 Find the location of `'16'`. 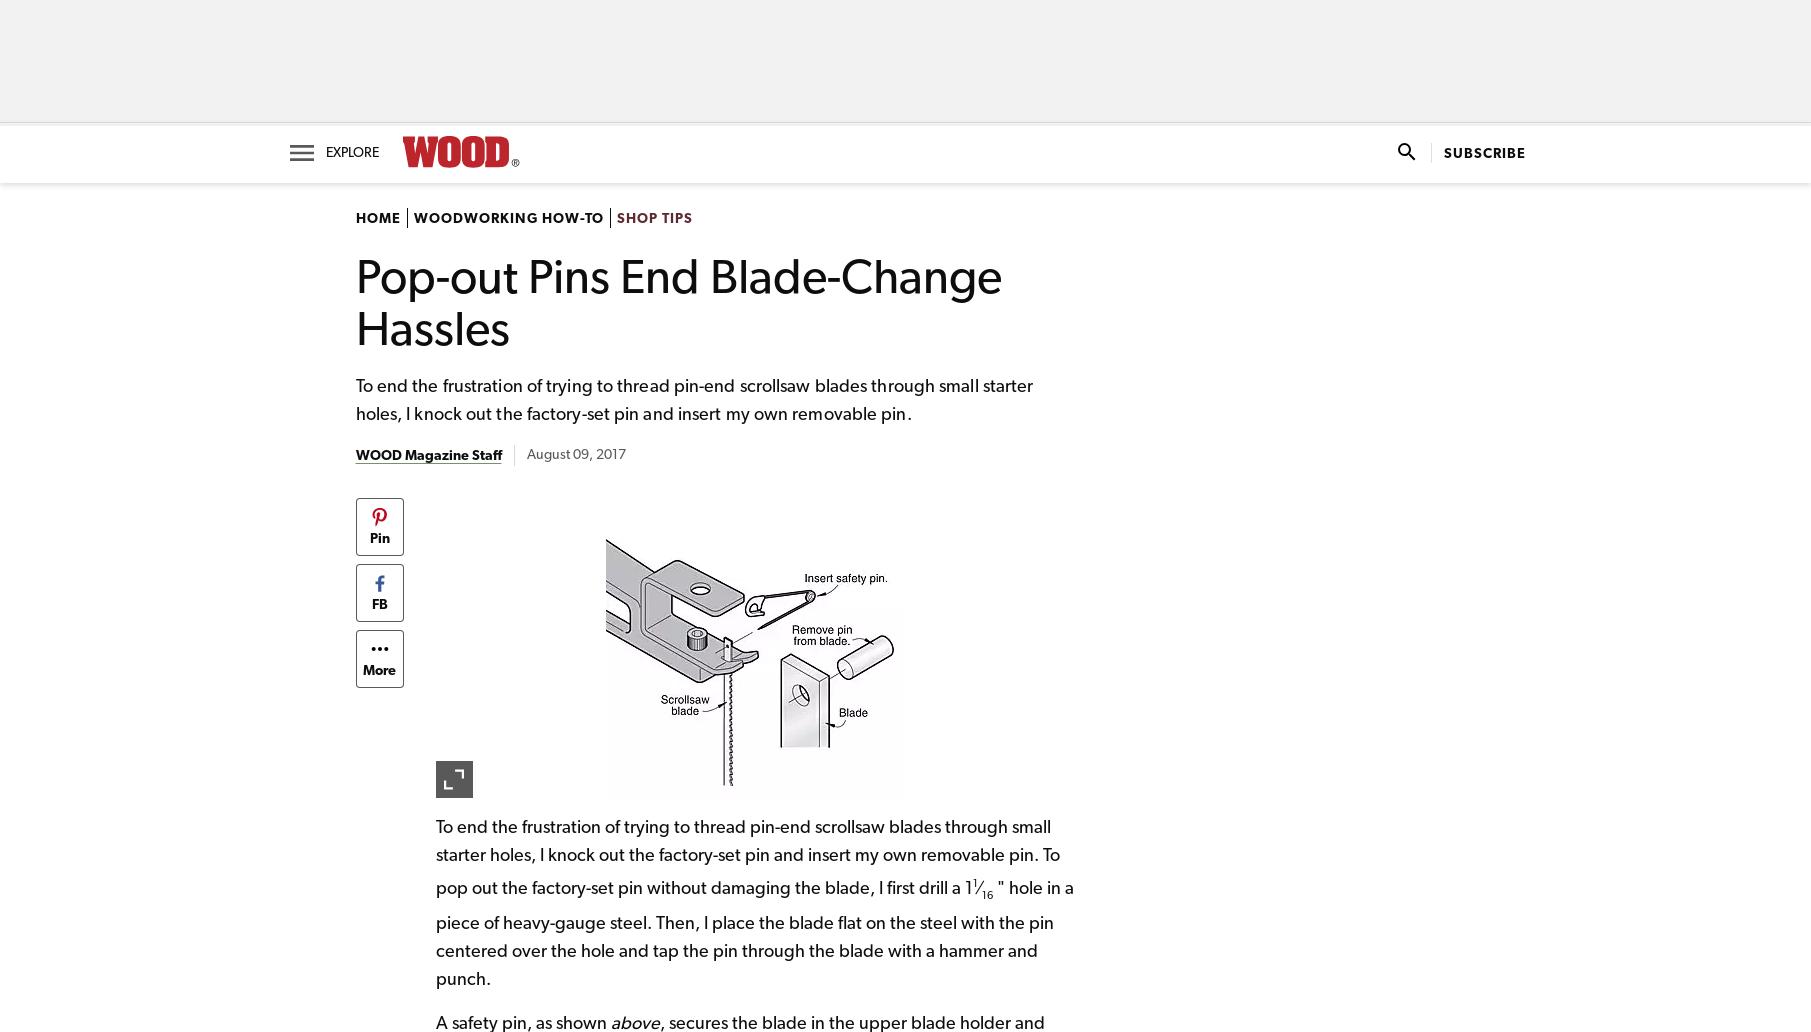

'16' is located at coordinates (980, 894).